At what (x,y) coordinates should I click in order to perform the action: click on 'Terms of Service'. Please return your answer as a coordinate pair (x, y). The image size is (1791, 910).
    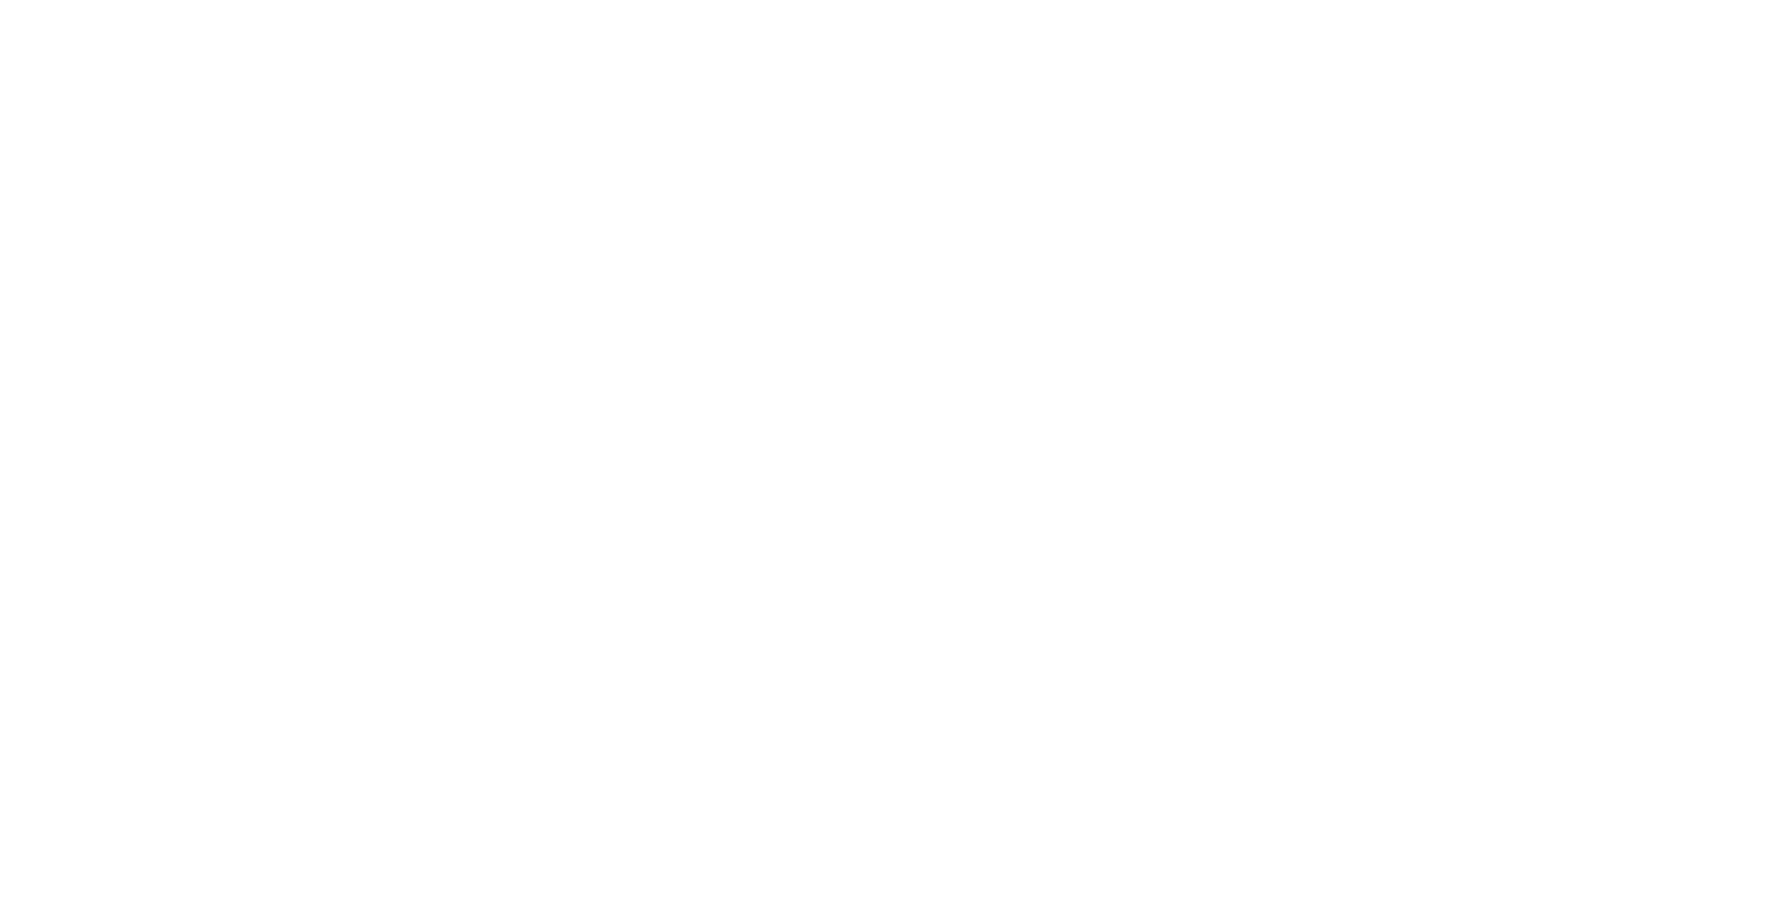
    Looking at the image, I should click on (473, 656).